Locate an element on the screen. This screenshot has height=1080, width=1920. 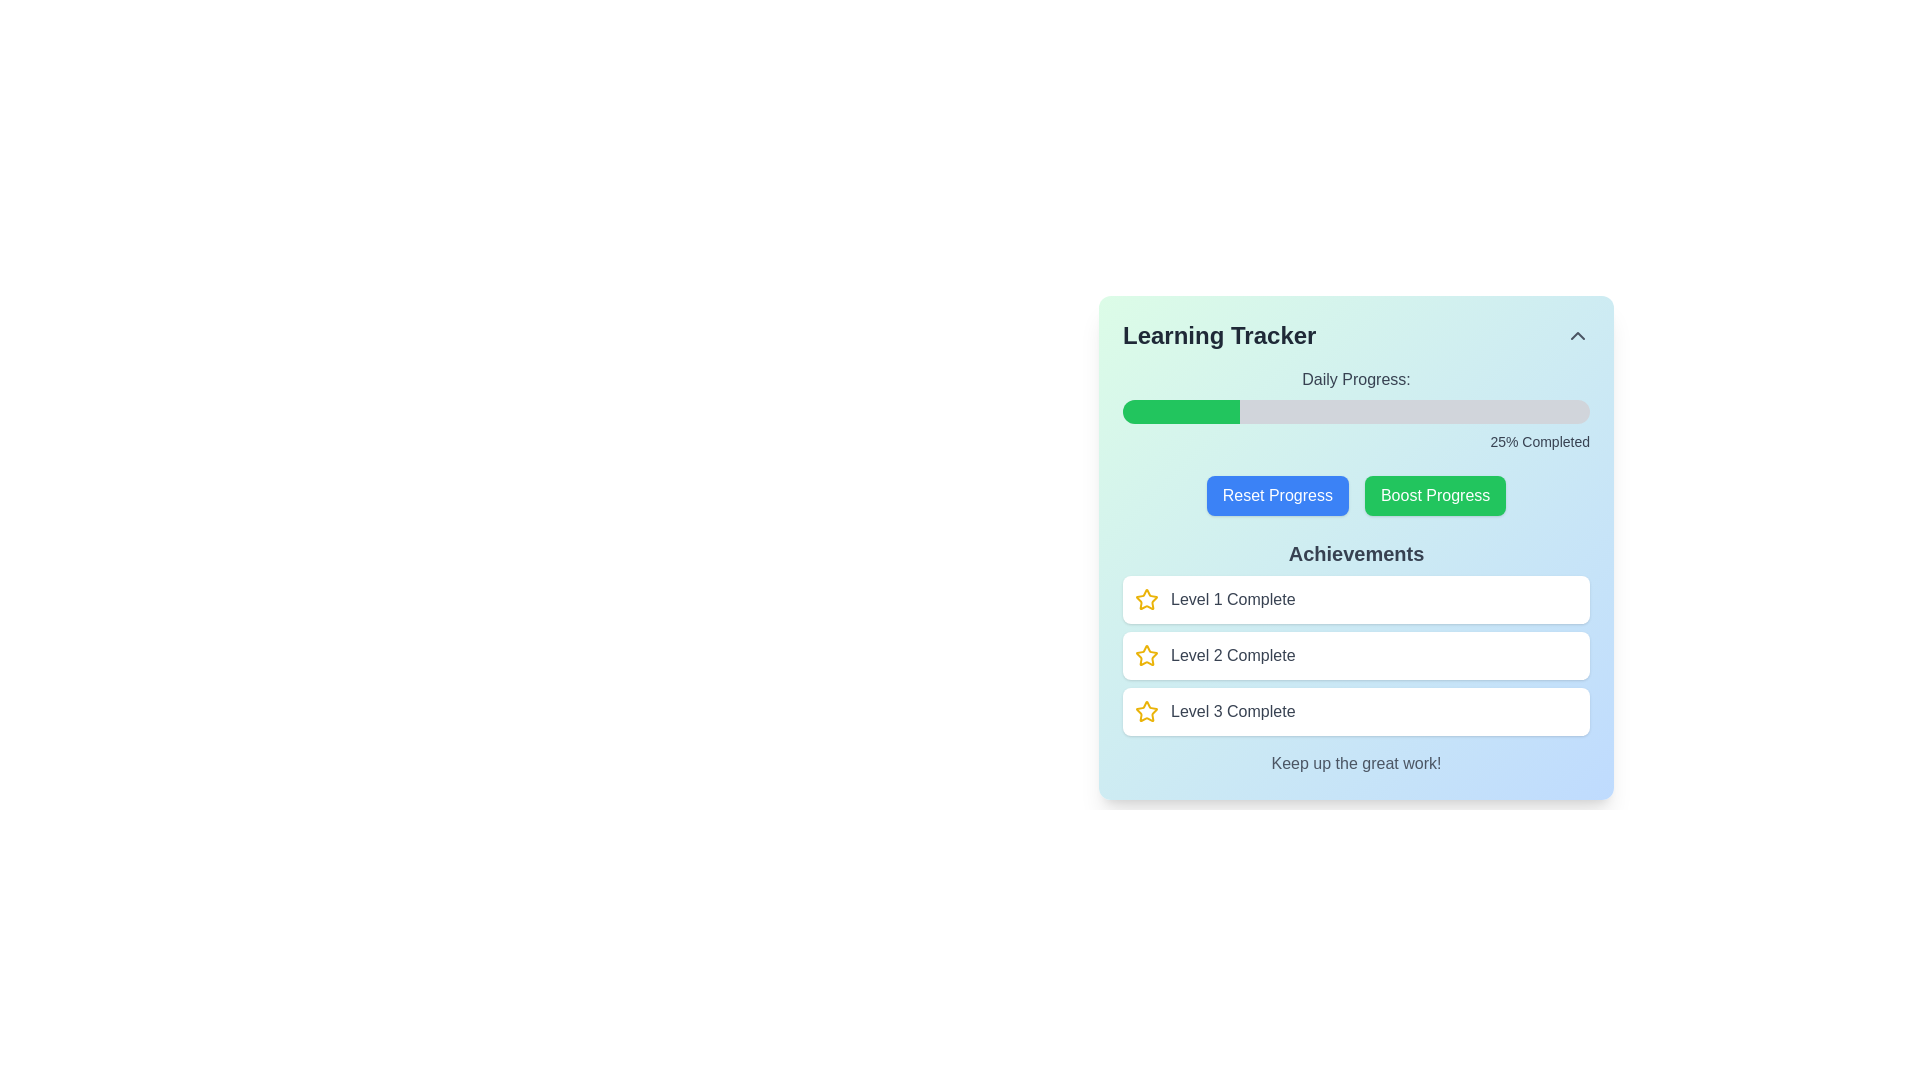
the horizontal progress bar in the 'Daily Progress' section, which is styled with rounded ends and shows 20% progress is located at coordinates (1356, 411).